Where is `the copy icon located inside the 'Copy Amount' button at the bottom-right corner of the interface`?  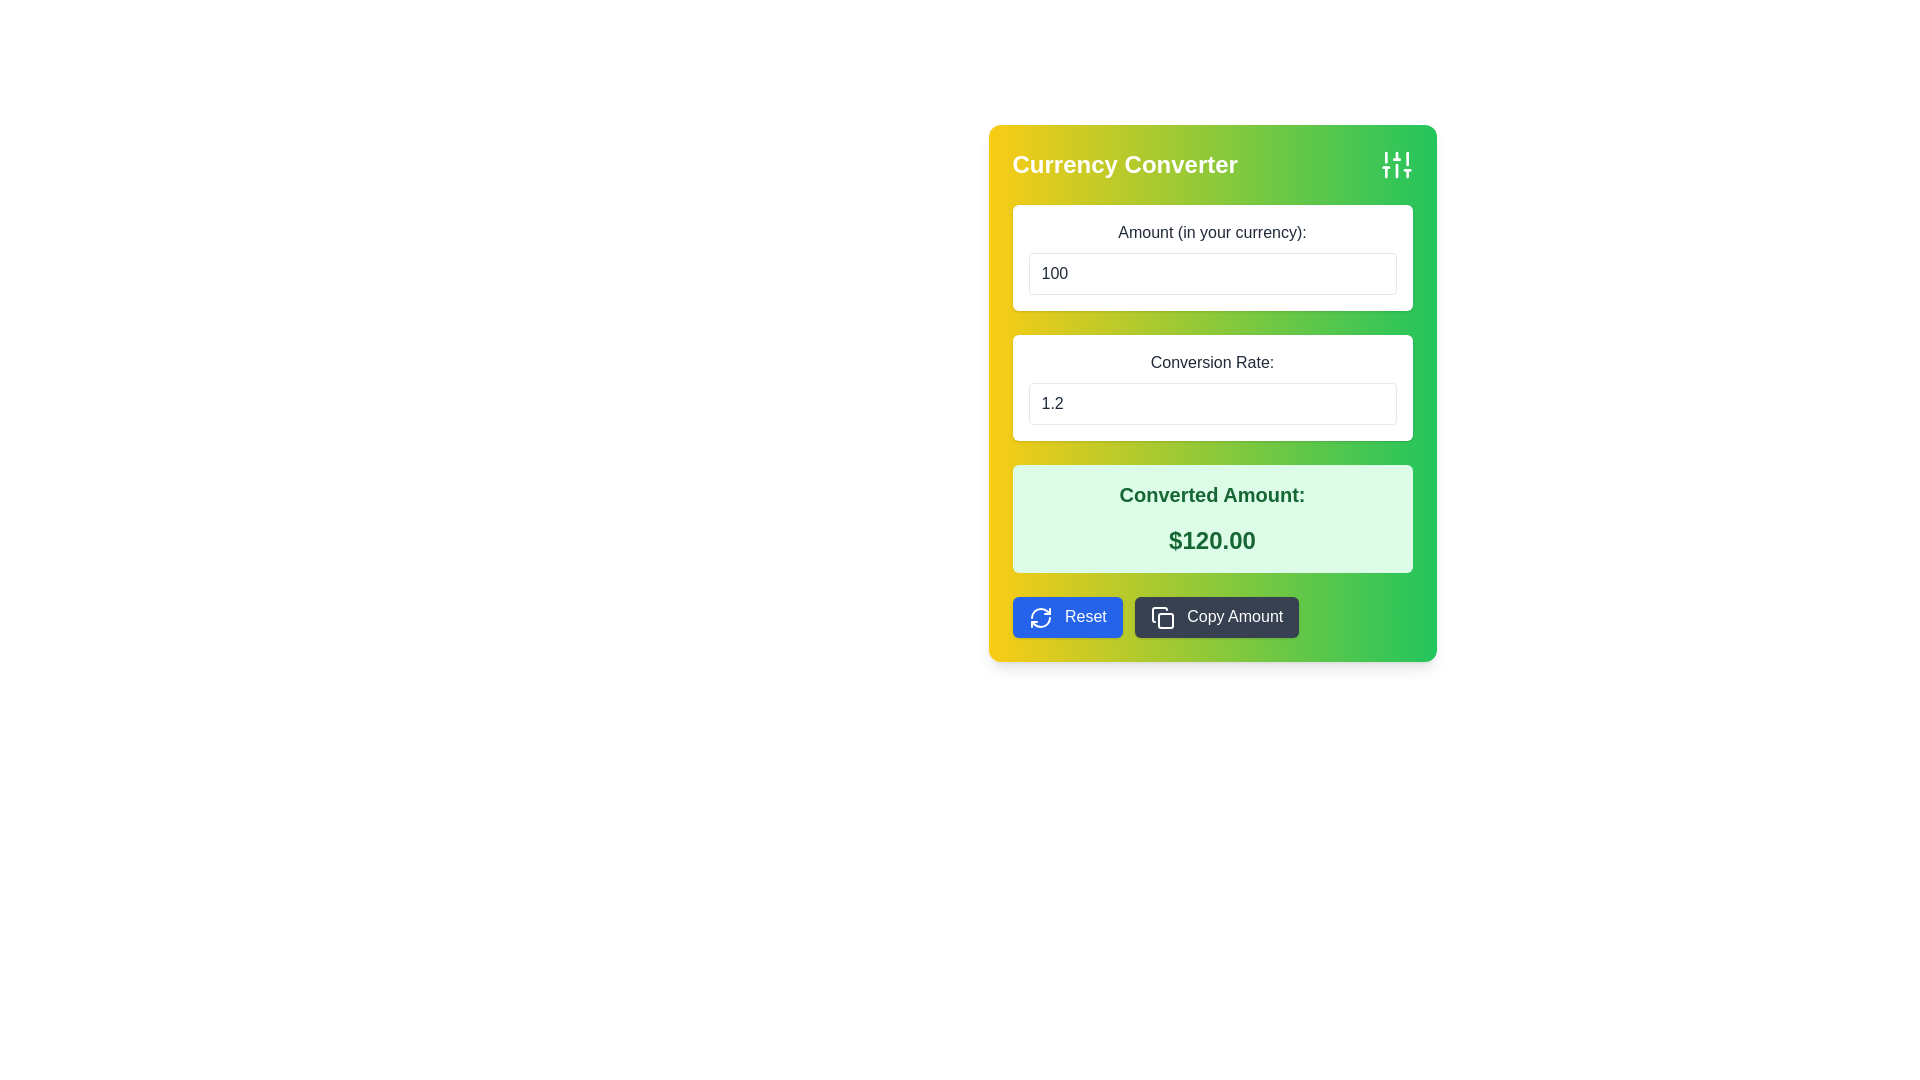 the copy icon located inside the 'Copy Amount' button at the bottom-right corner of the interface is located at coordinates (1162, 616).